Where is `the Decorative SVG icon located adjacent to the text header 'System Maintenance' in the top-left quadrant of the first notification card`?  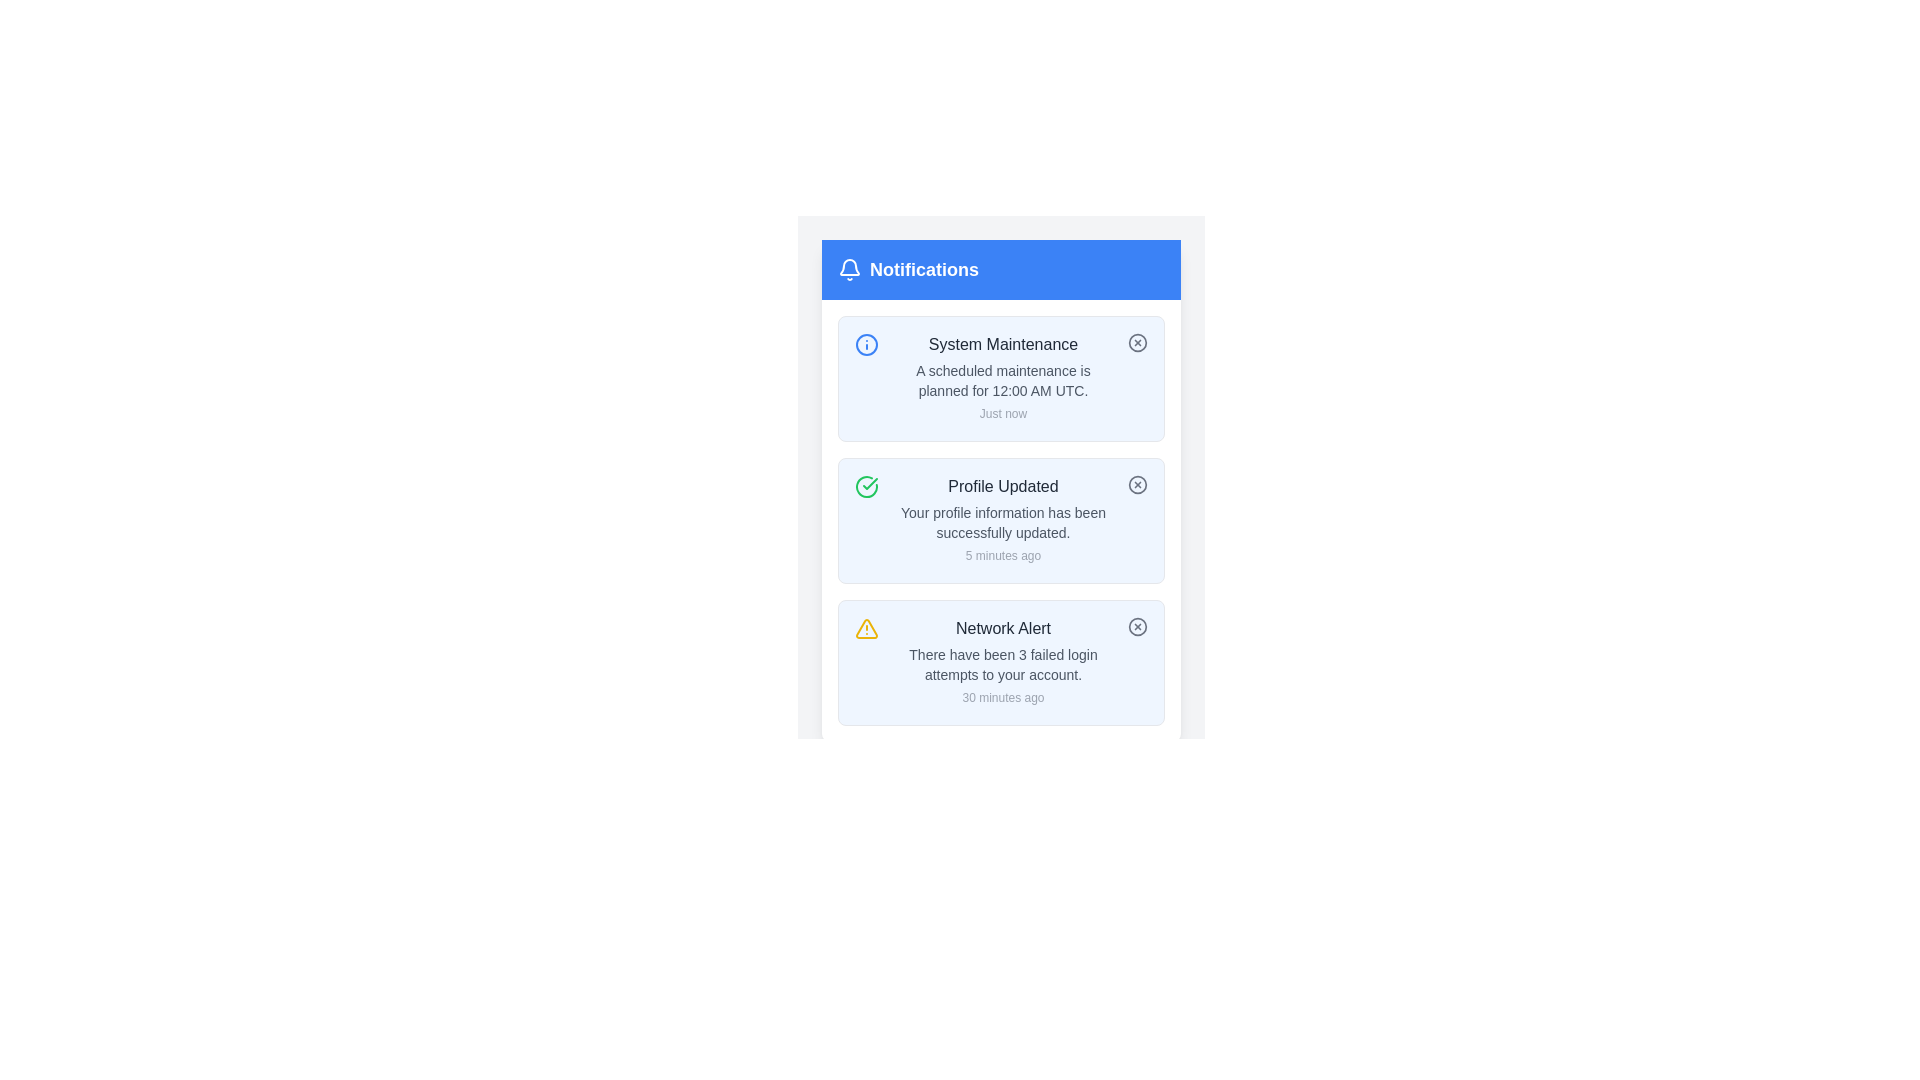
the Decorative SVG icon located adjacent to the text header 'System Maintenance' in the top-left quadrant of the first notification card is located at coordinates (867, 343).